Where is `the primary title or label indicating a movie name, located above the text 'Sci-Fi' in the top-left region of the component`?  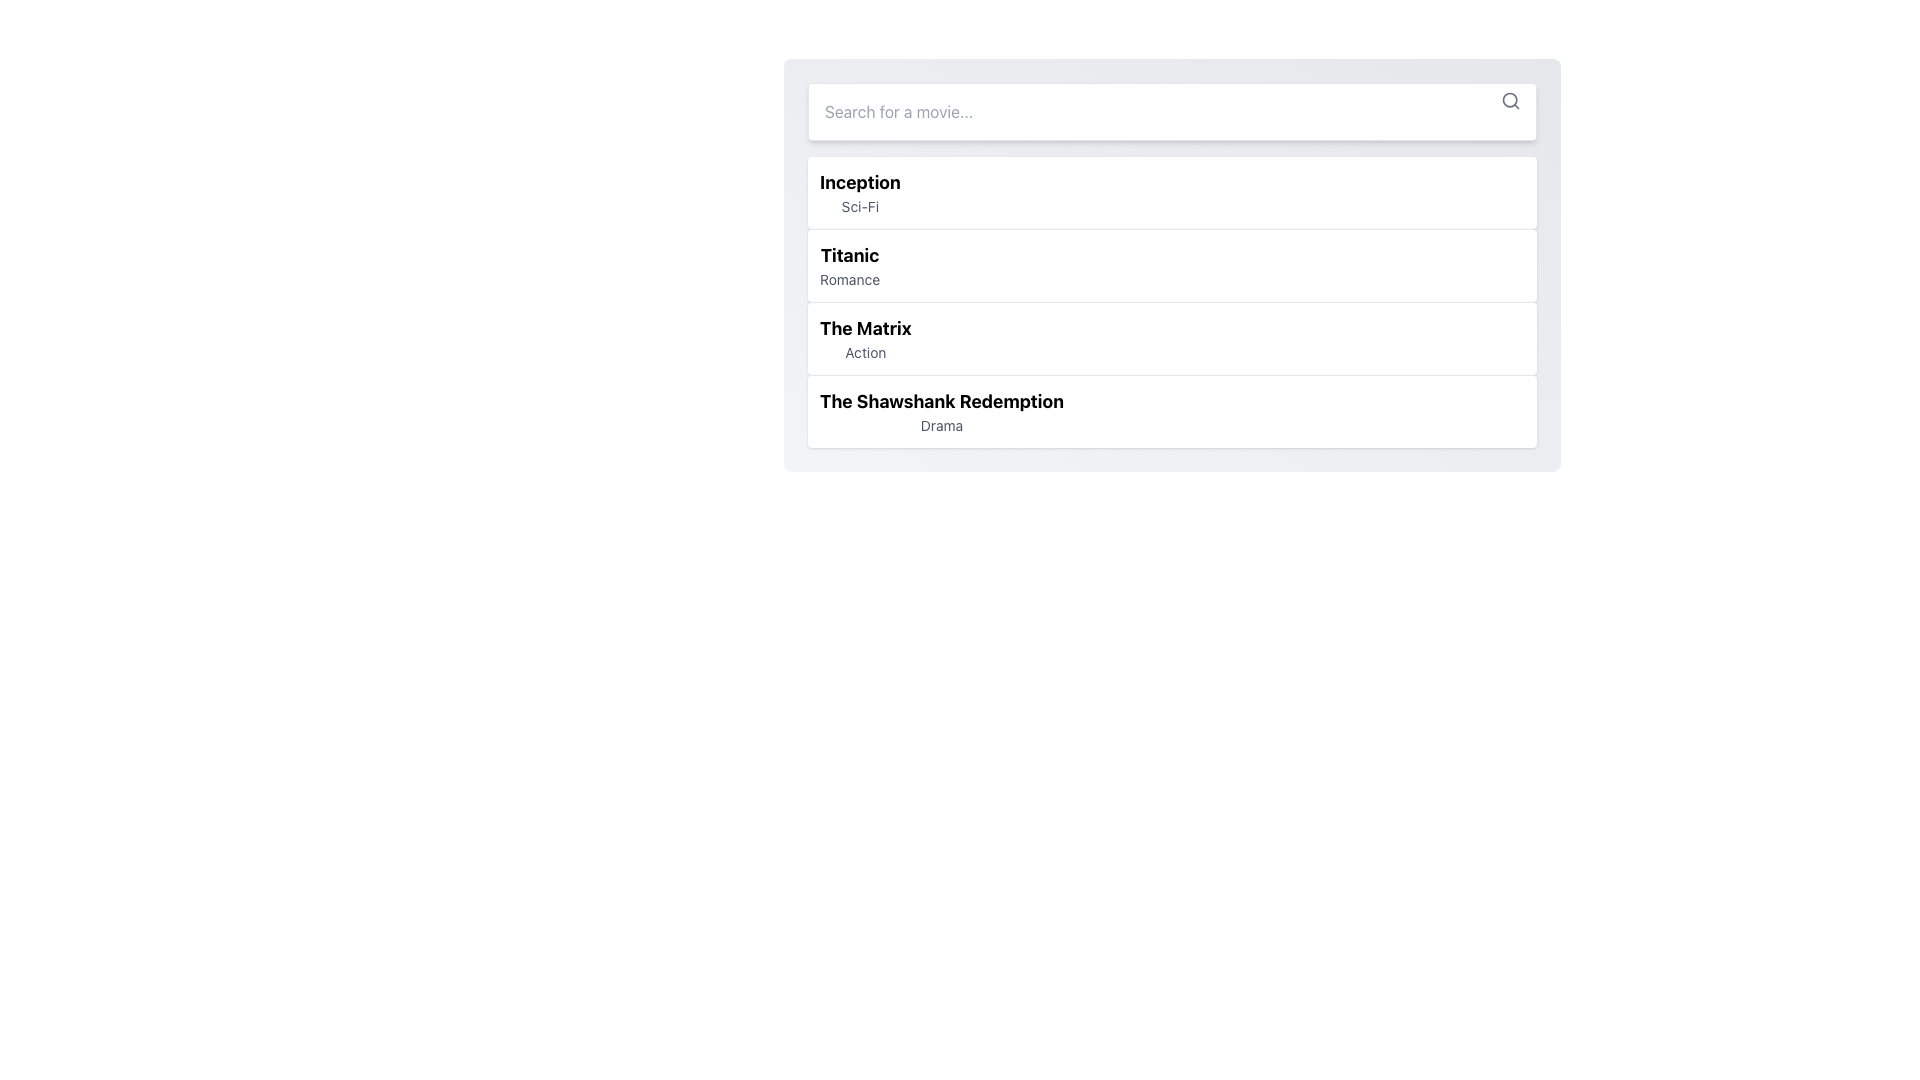 the primary title or label indicating a movie name, located above the text 'Sci-Fi' in the top-left region of the component is located at coordinates (860, 182).